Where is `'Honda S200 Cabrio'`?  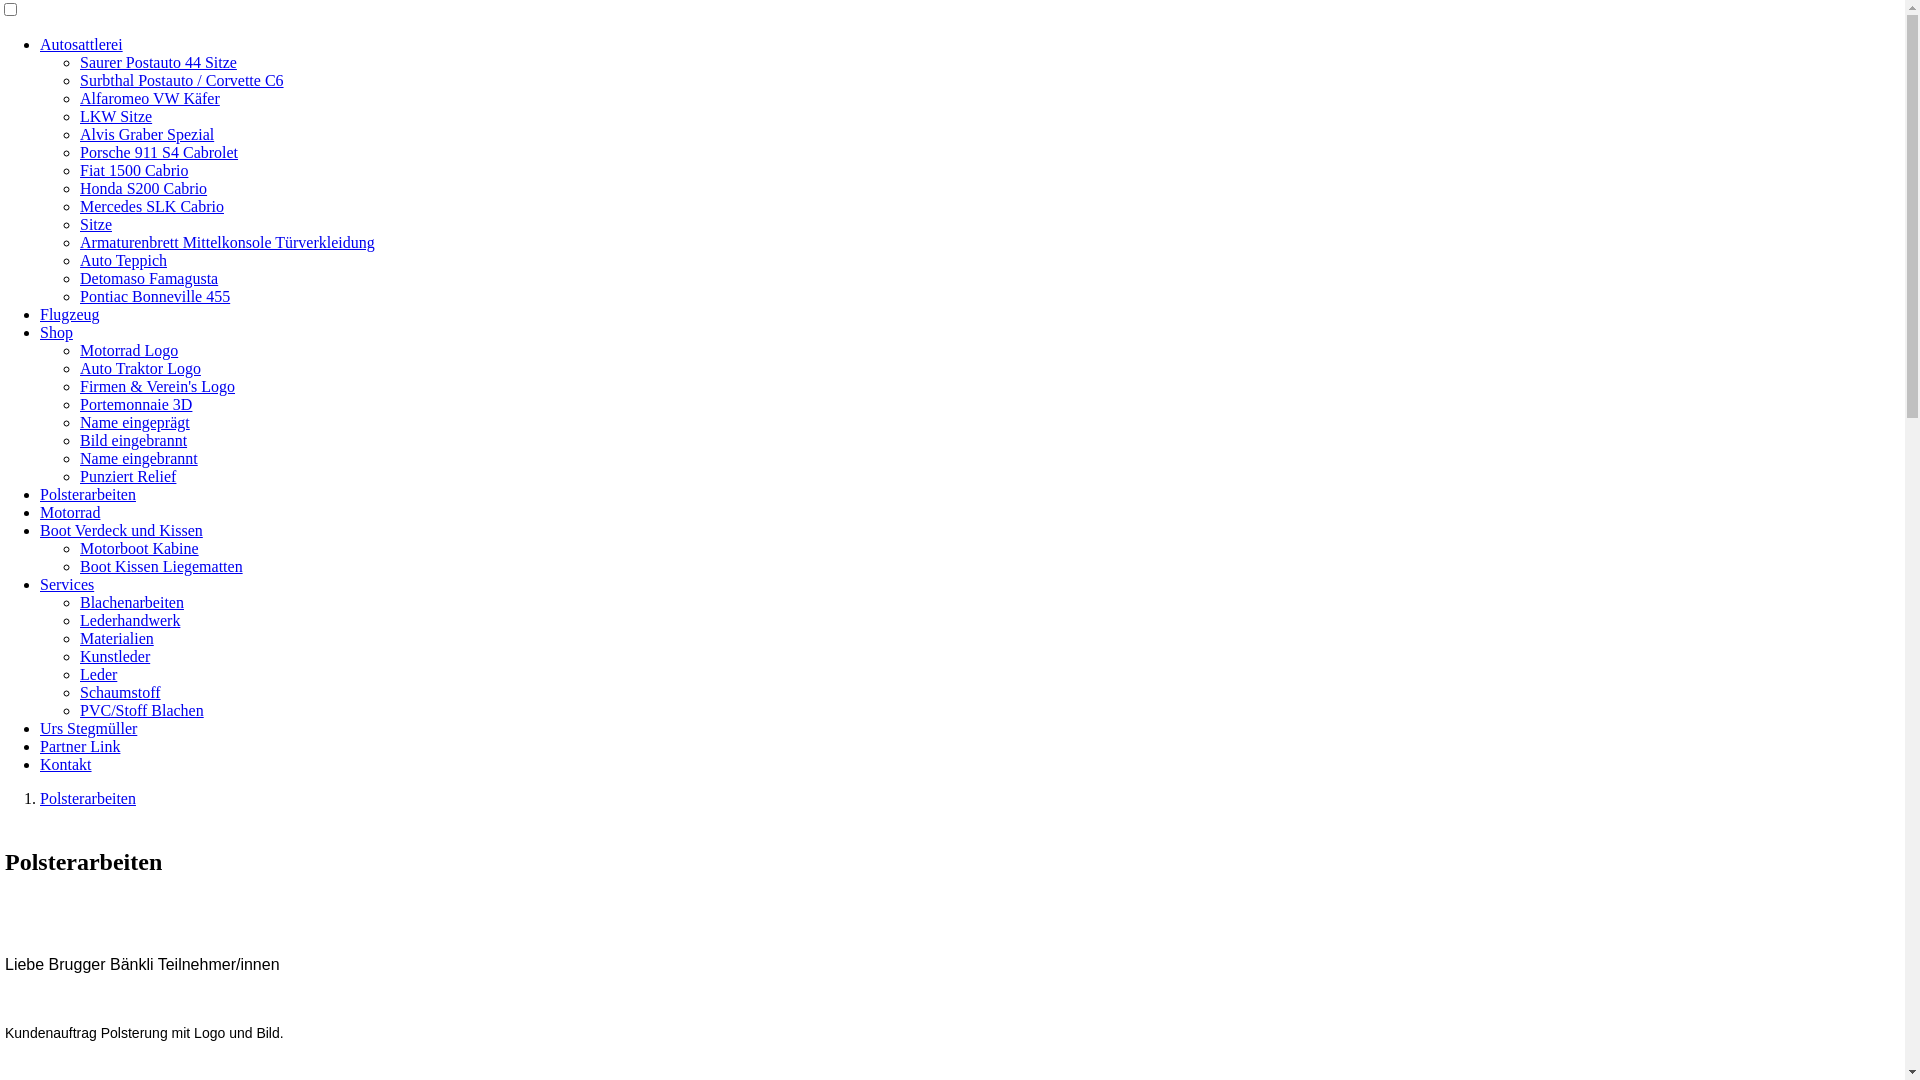
'Honda S200 Cabrio' is located at coordinates (142, 188).